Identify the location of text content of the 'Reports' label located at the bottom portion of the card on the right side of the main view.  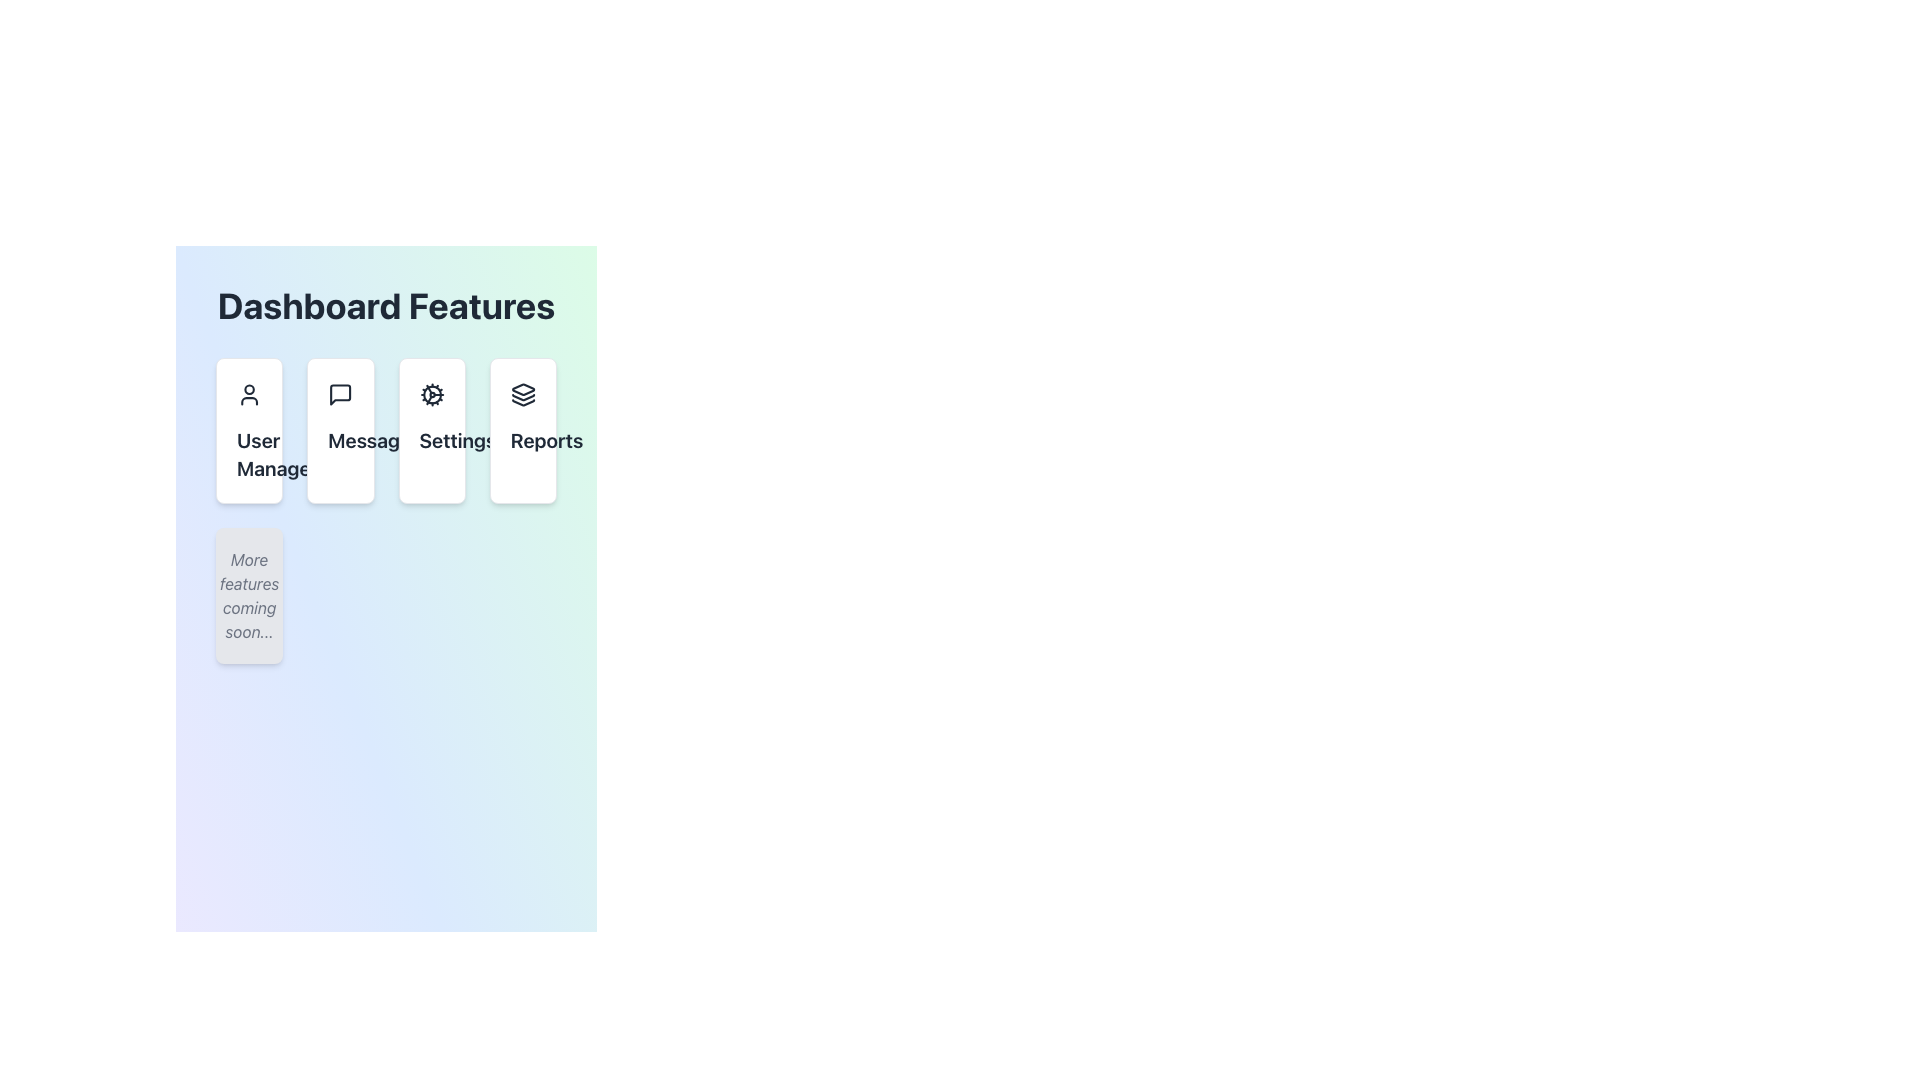
(523, 439).